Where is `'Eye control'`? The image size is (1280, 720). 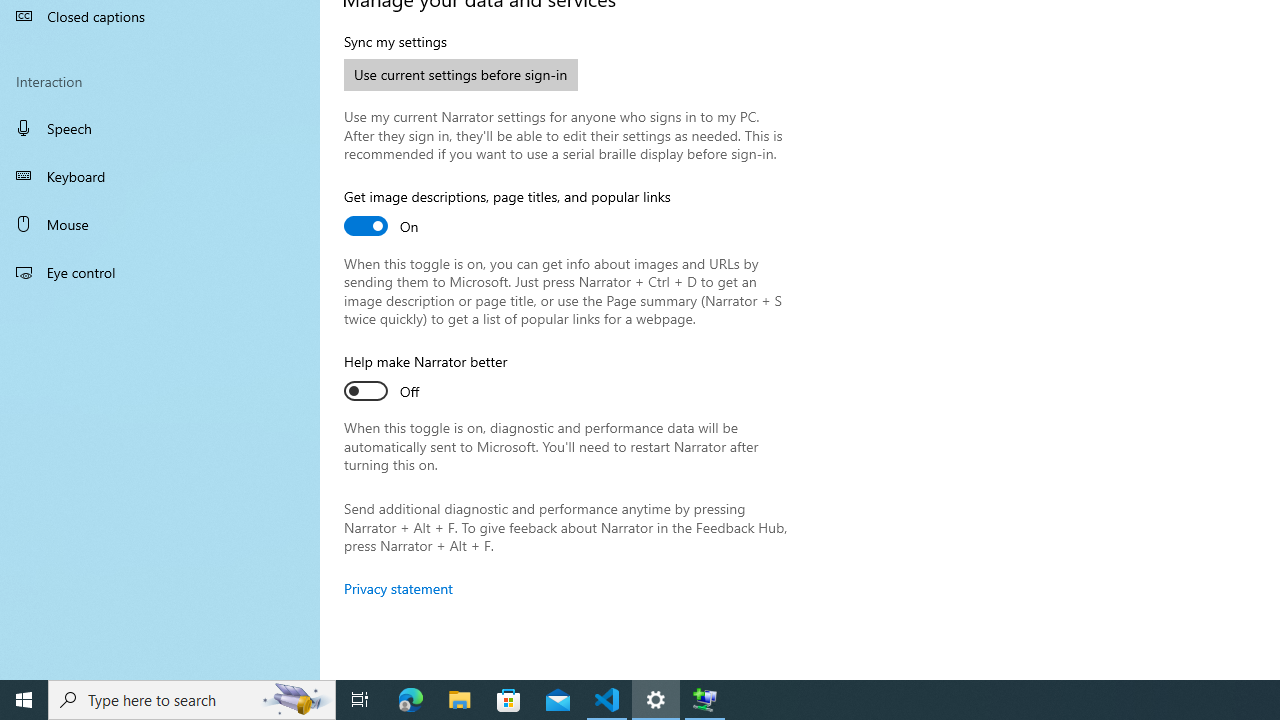
'Eye control' is located at coordinates (160, 271).